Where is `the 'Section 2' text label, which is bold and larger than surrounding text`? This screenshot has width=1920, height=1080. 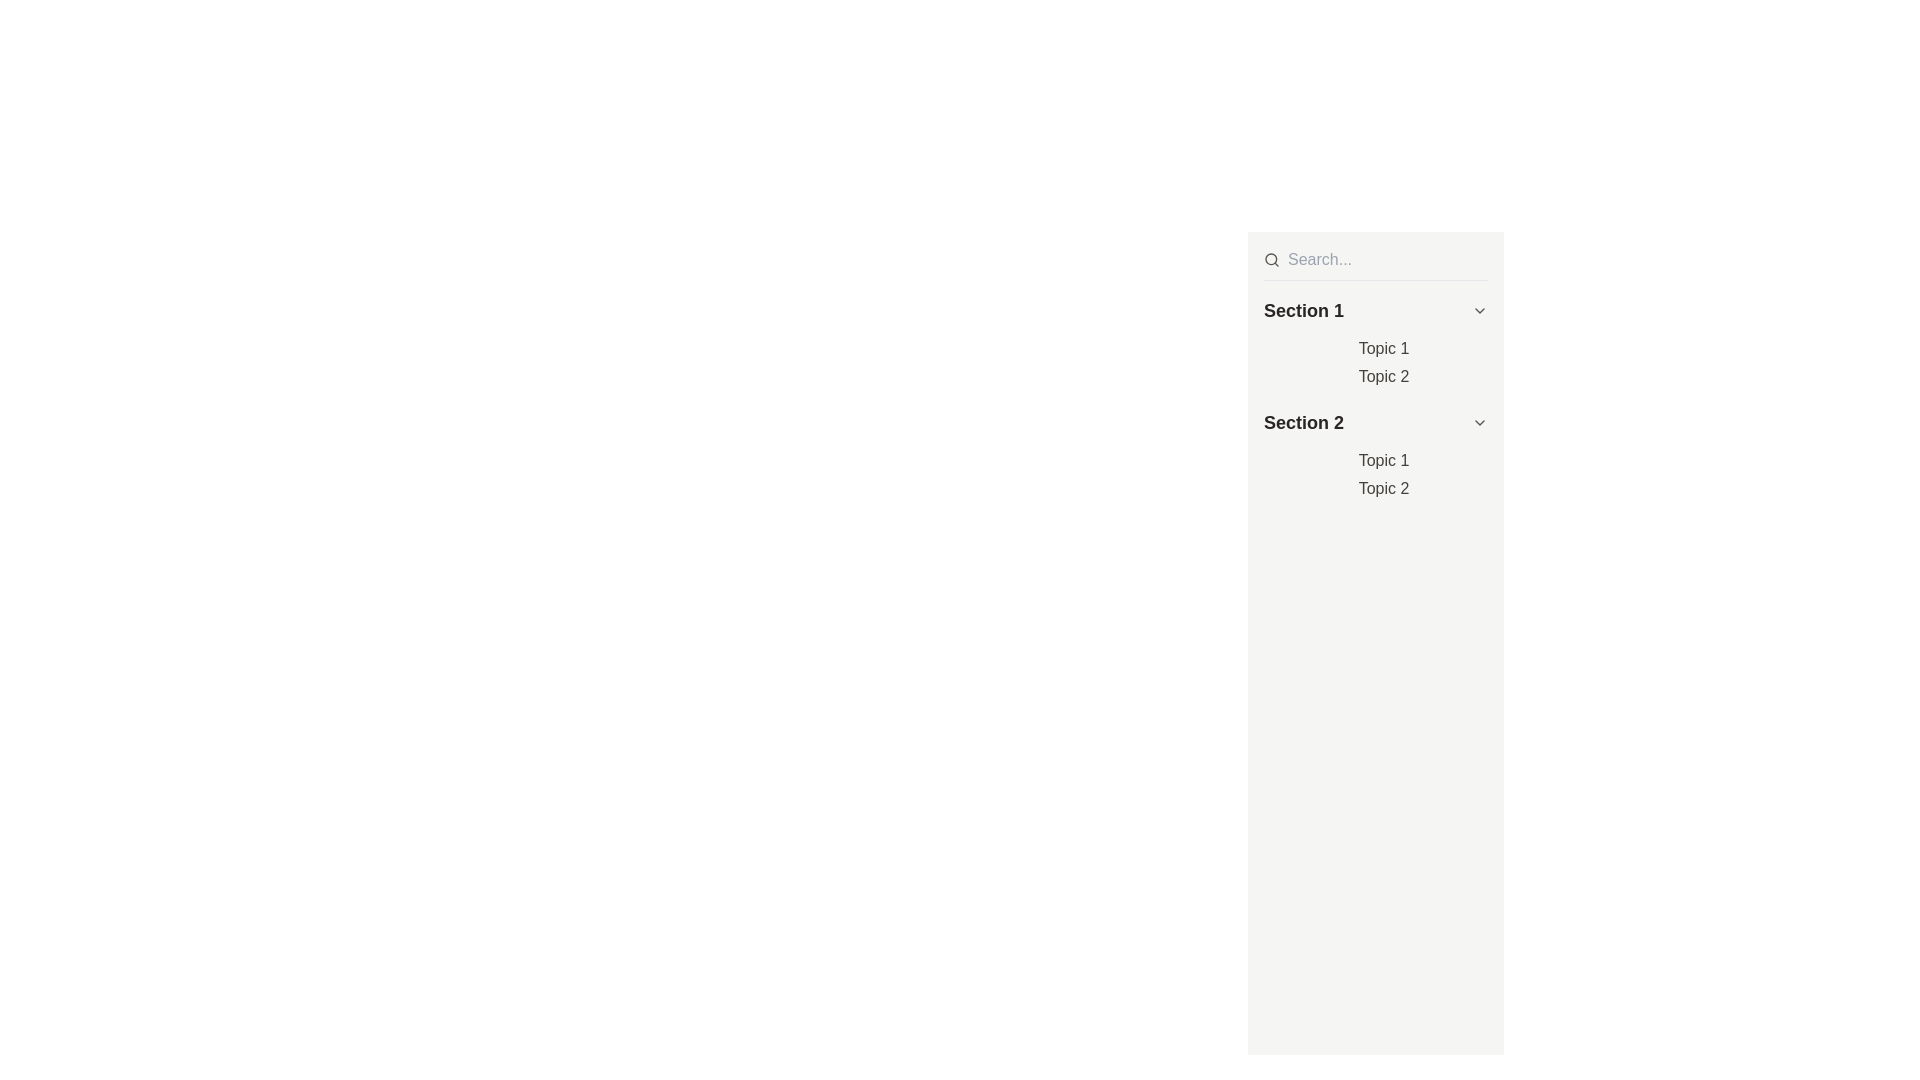 the 'Section 2' text label, which is bold and larger than surrounding text is located at coordinates (1304, 422).